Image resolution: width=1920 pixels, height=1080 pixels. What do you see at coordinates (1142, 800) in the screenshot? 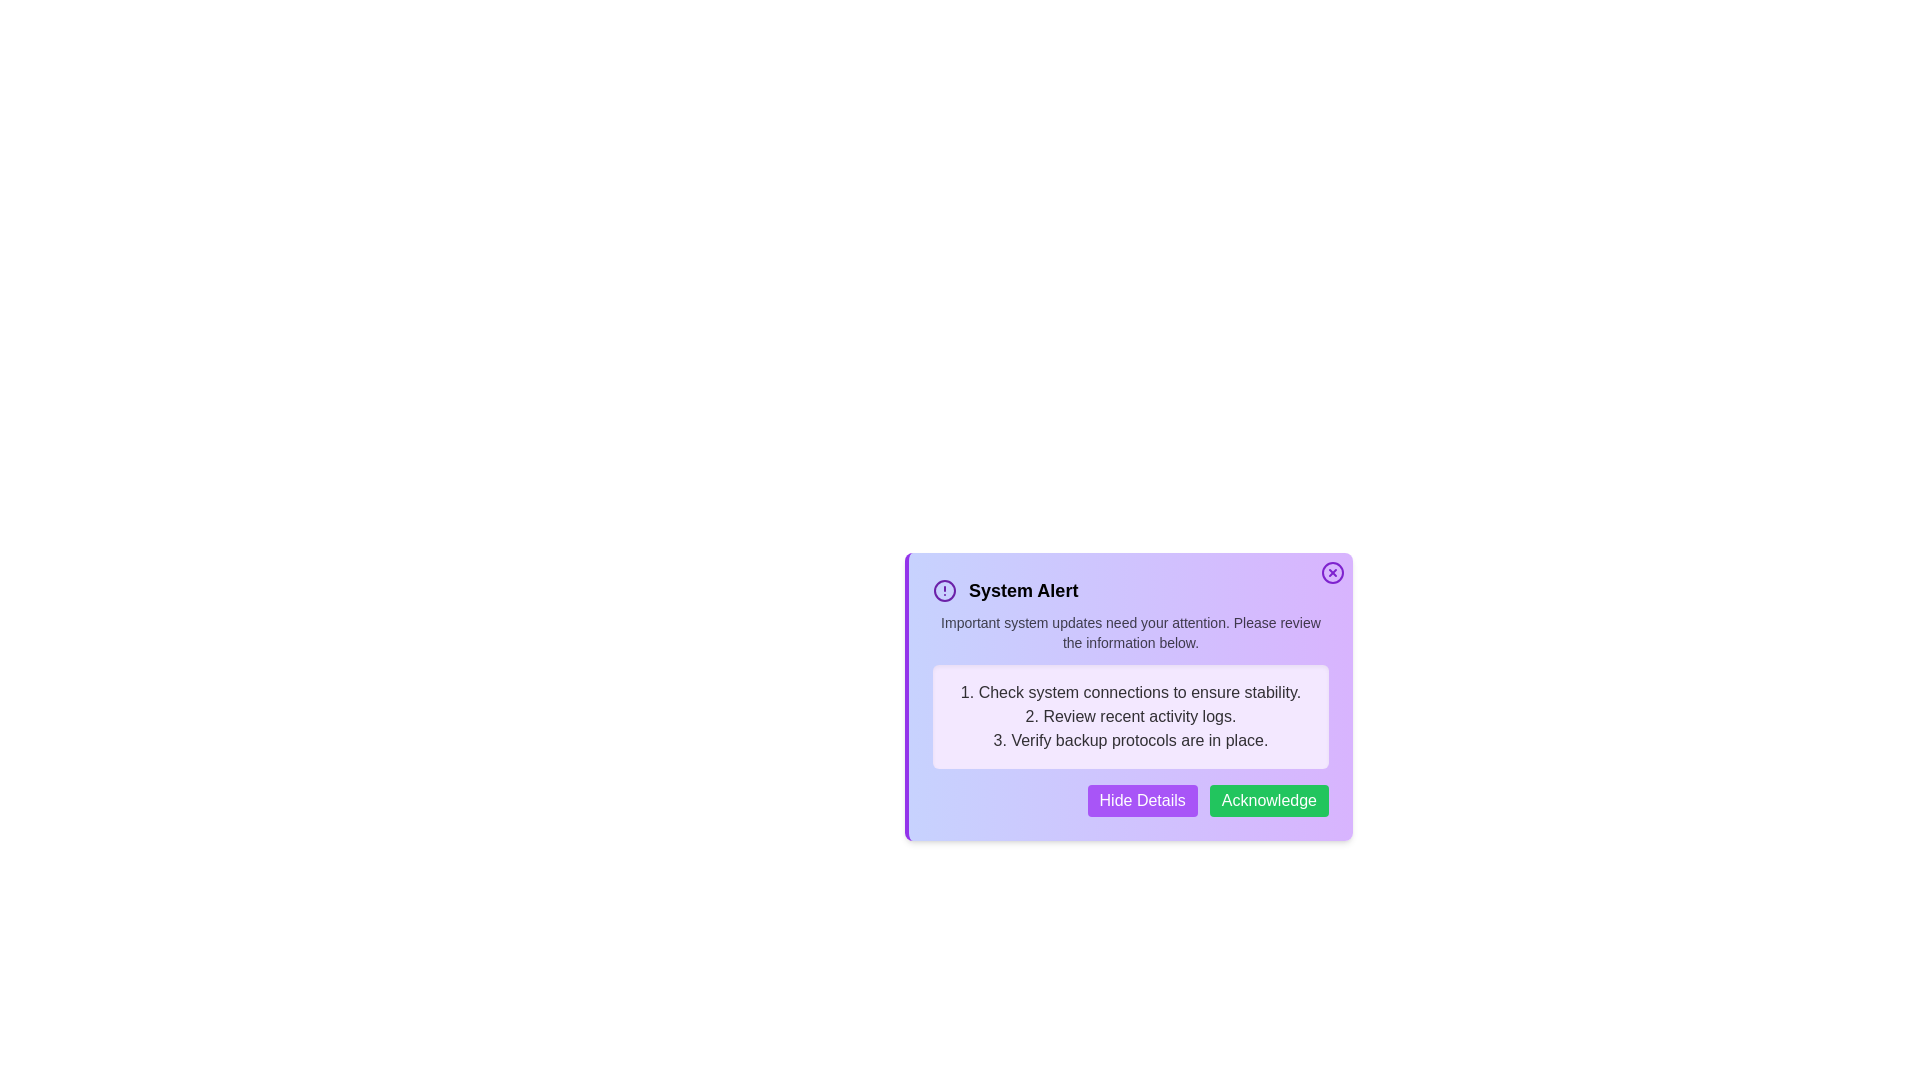
I see `the 'Hide Details' button to toggle the visibility of the details section` at bounding box center [1142, 800].